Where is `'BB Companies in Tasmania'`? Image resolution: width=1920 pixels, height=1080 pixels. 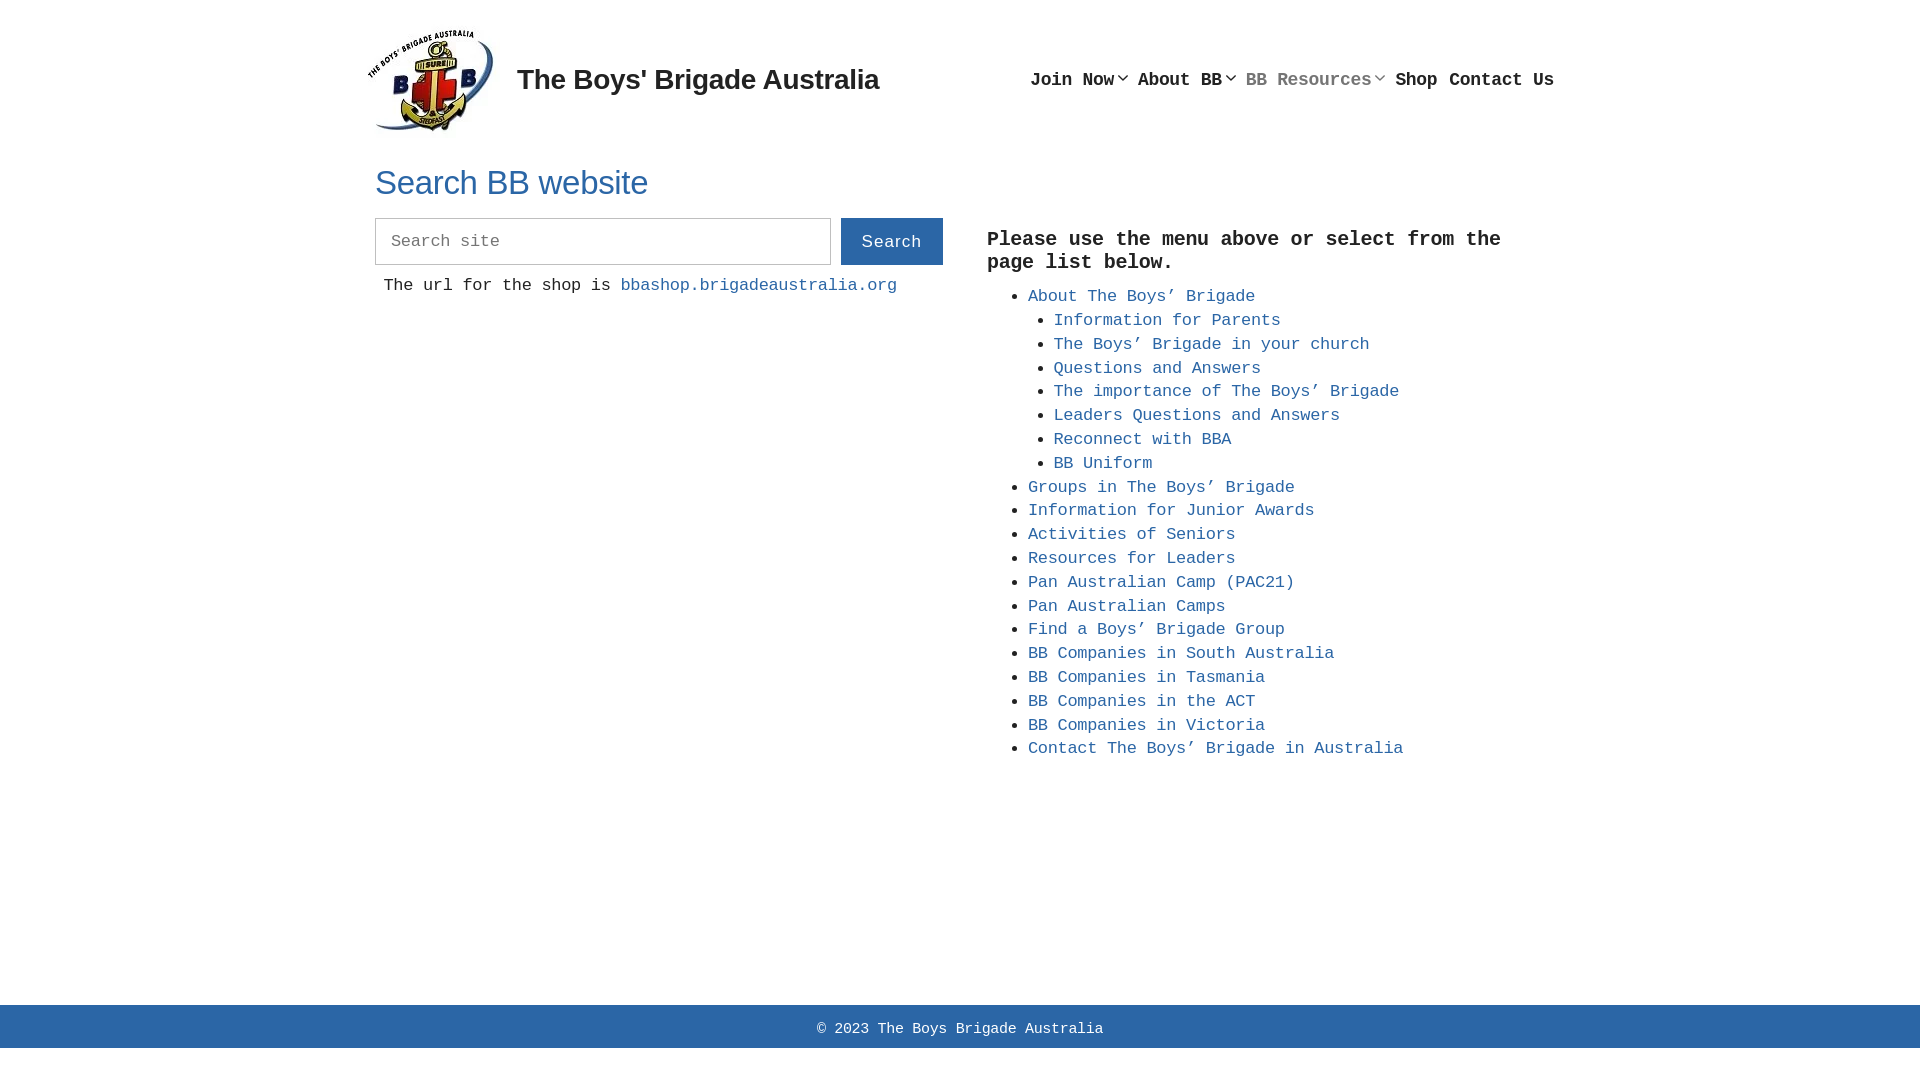
'BB Companies in Tasmania' is located at coordinates (1146, 676).